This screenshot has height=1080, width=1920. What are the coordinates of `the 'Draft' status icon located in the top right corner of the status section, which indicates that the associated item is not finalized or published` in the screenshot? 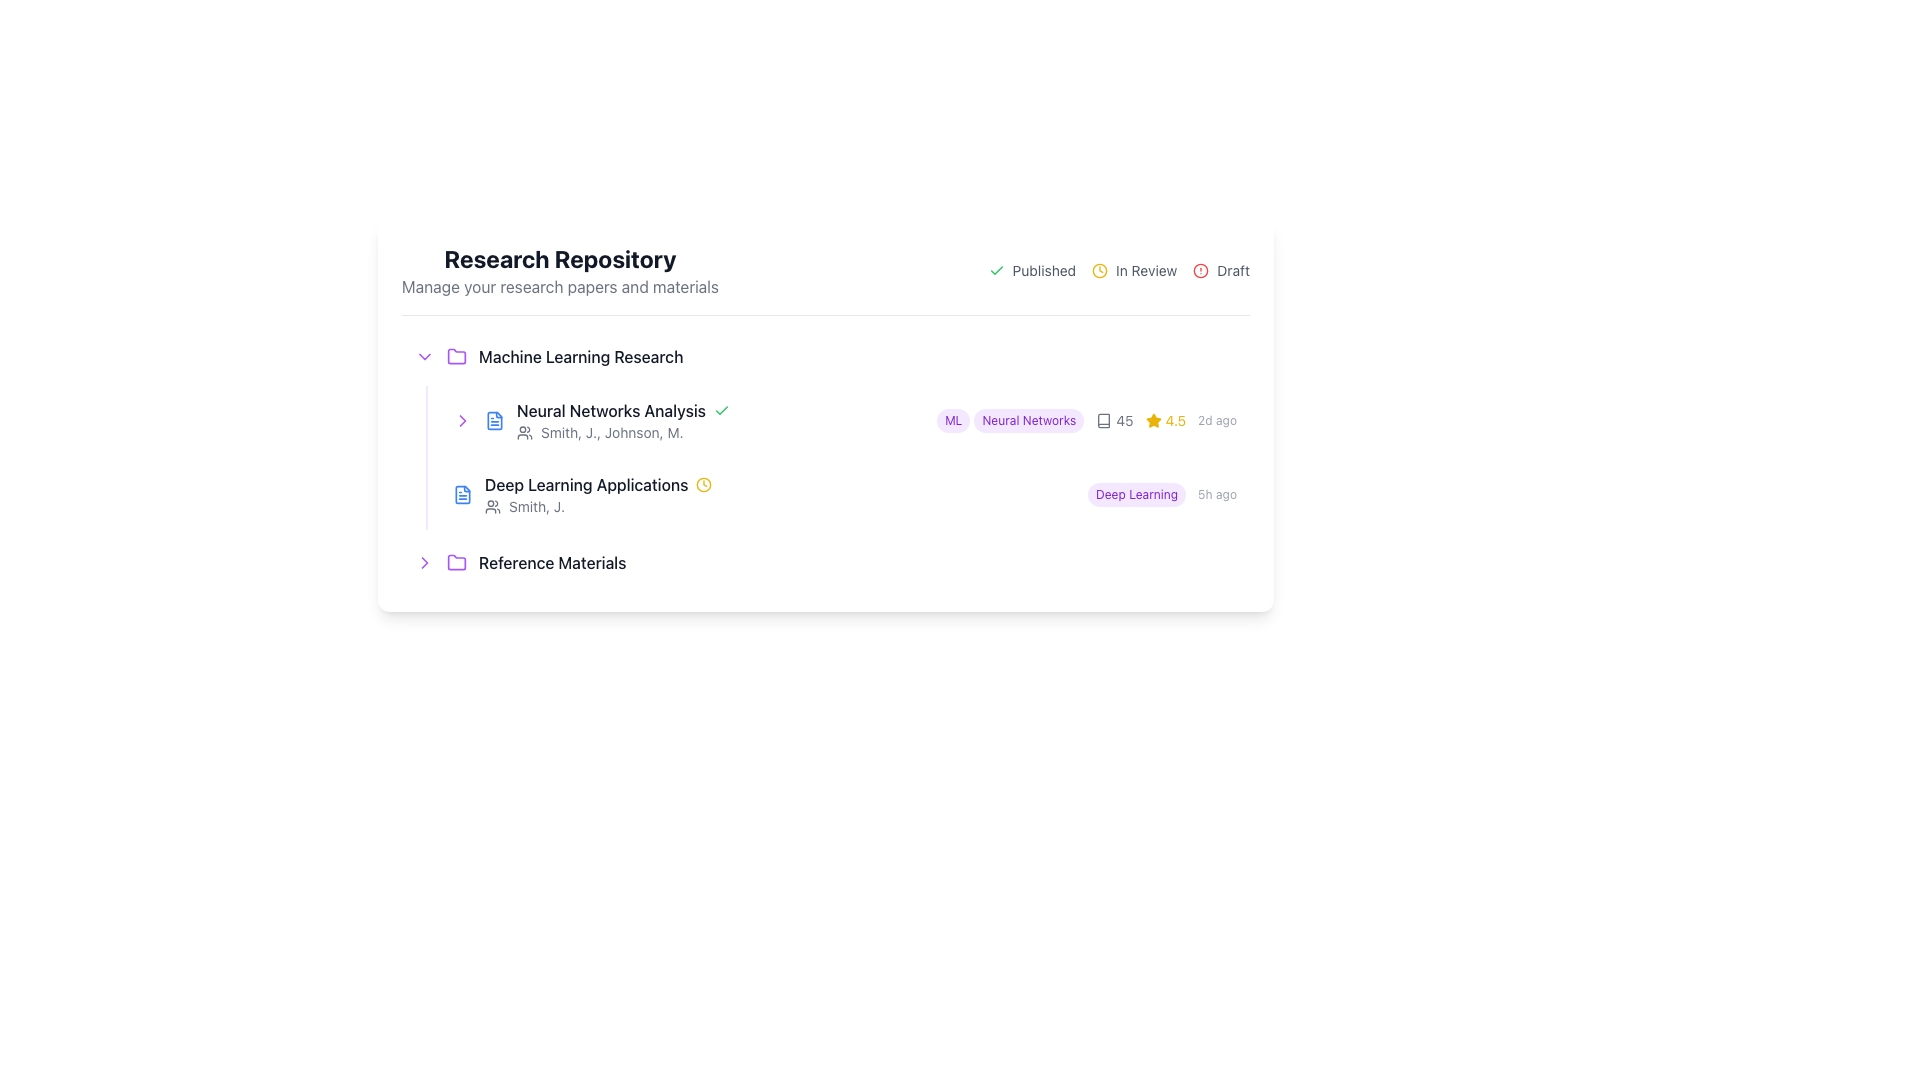 It's located at (1200, 270).